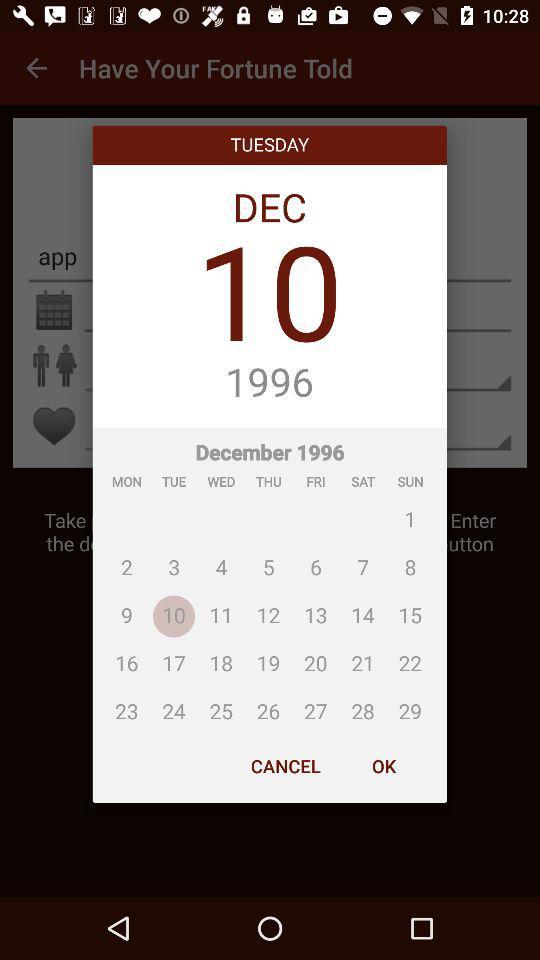 Image resolution: width=540 pixels, height=960 pixels. I want to click on the item below 1996, so click(269, 578).